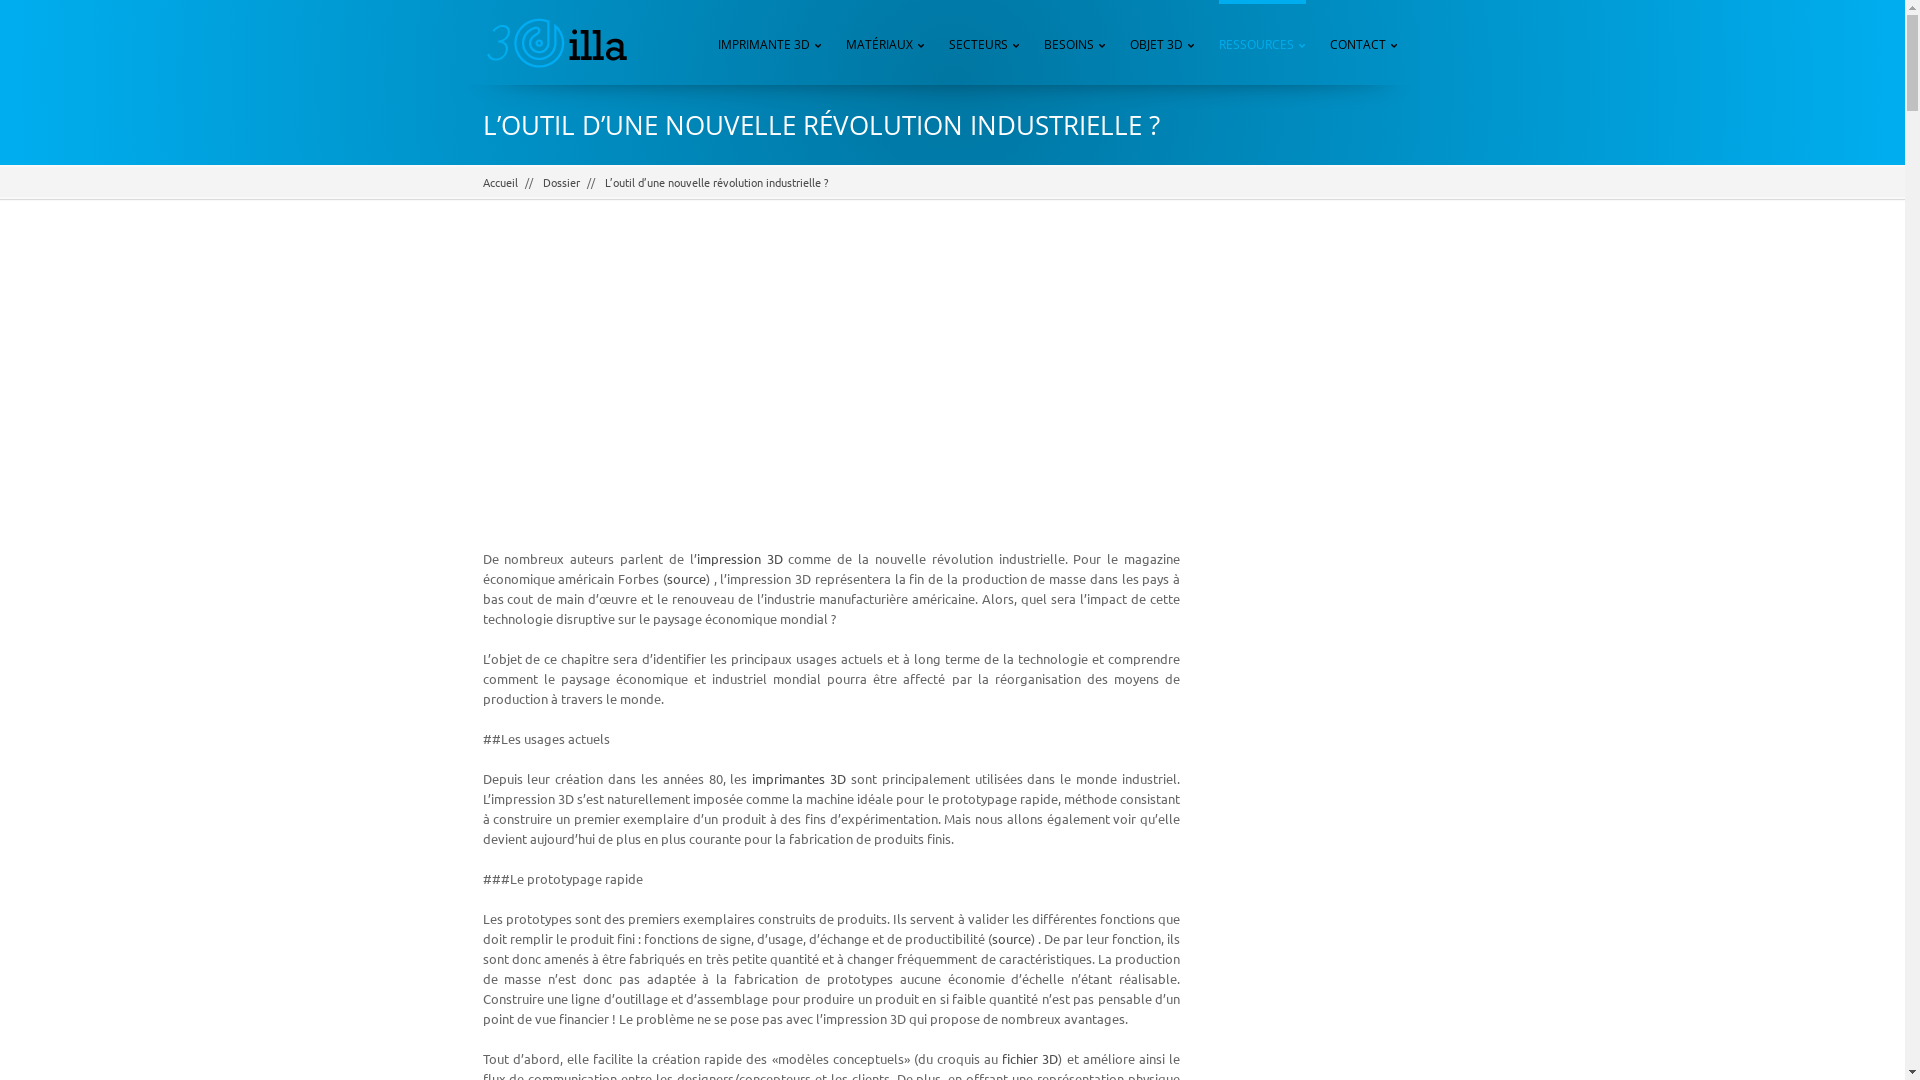 The height and width of the screenshot is (1080, 1920). Describe the element at coordinates (1162, 42) in the screenshot. I see `'OBJET 3D'` at that location.